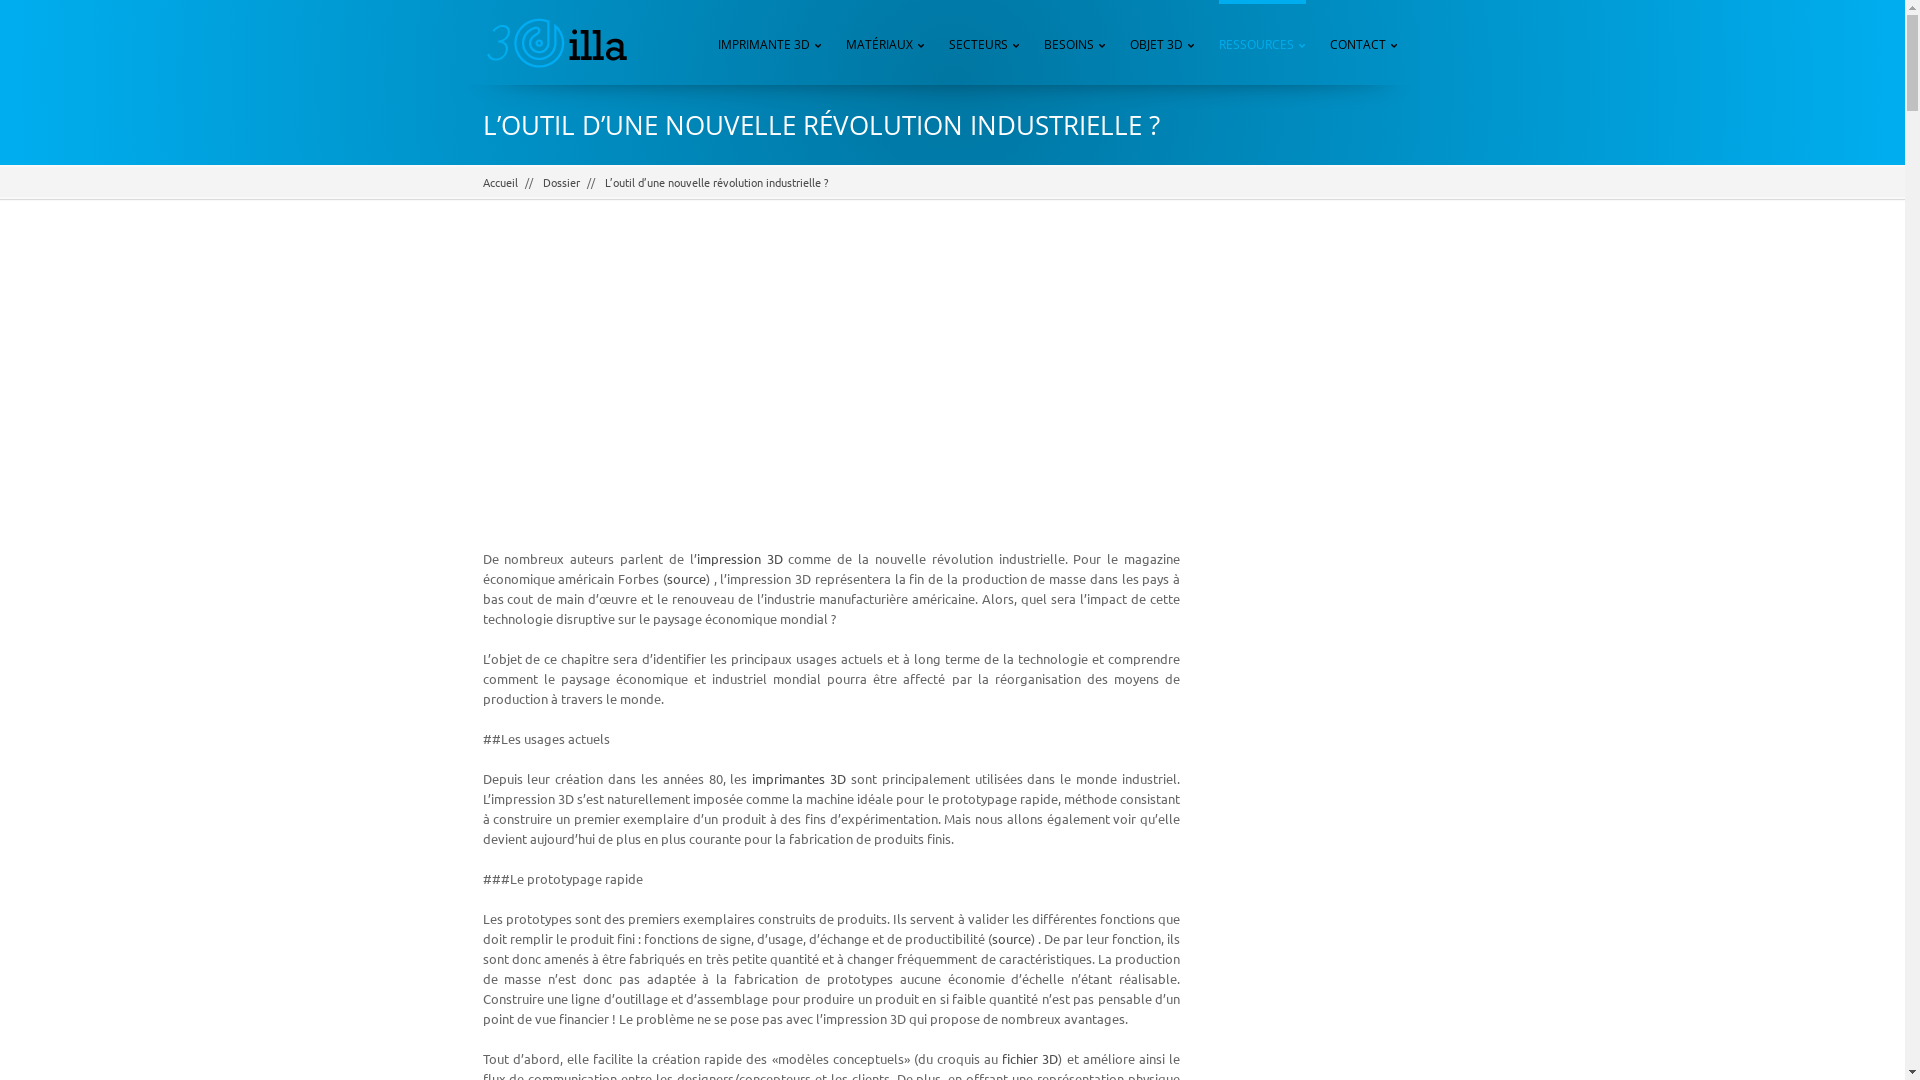 The height and width of the screenshot is (1080, 1920). Describe the element at coordinates (1162, 42) in the screenshot. I see `'OBJET 3D'` at that location.